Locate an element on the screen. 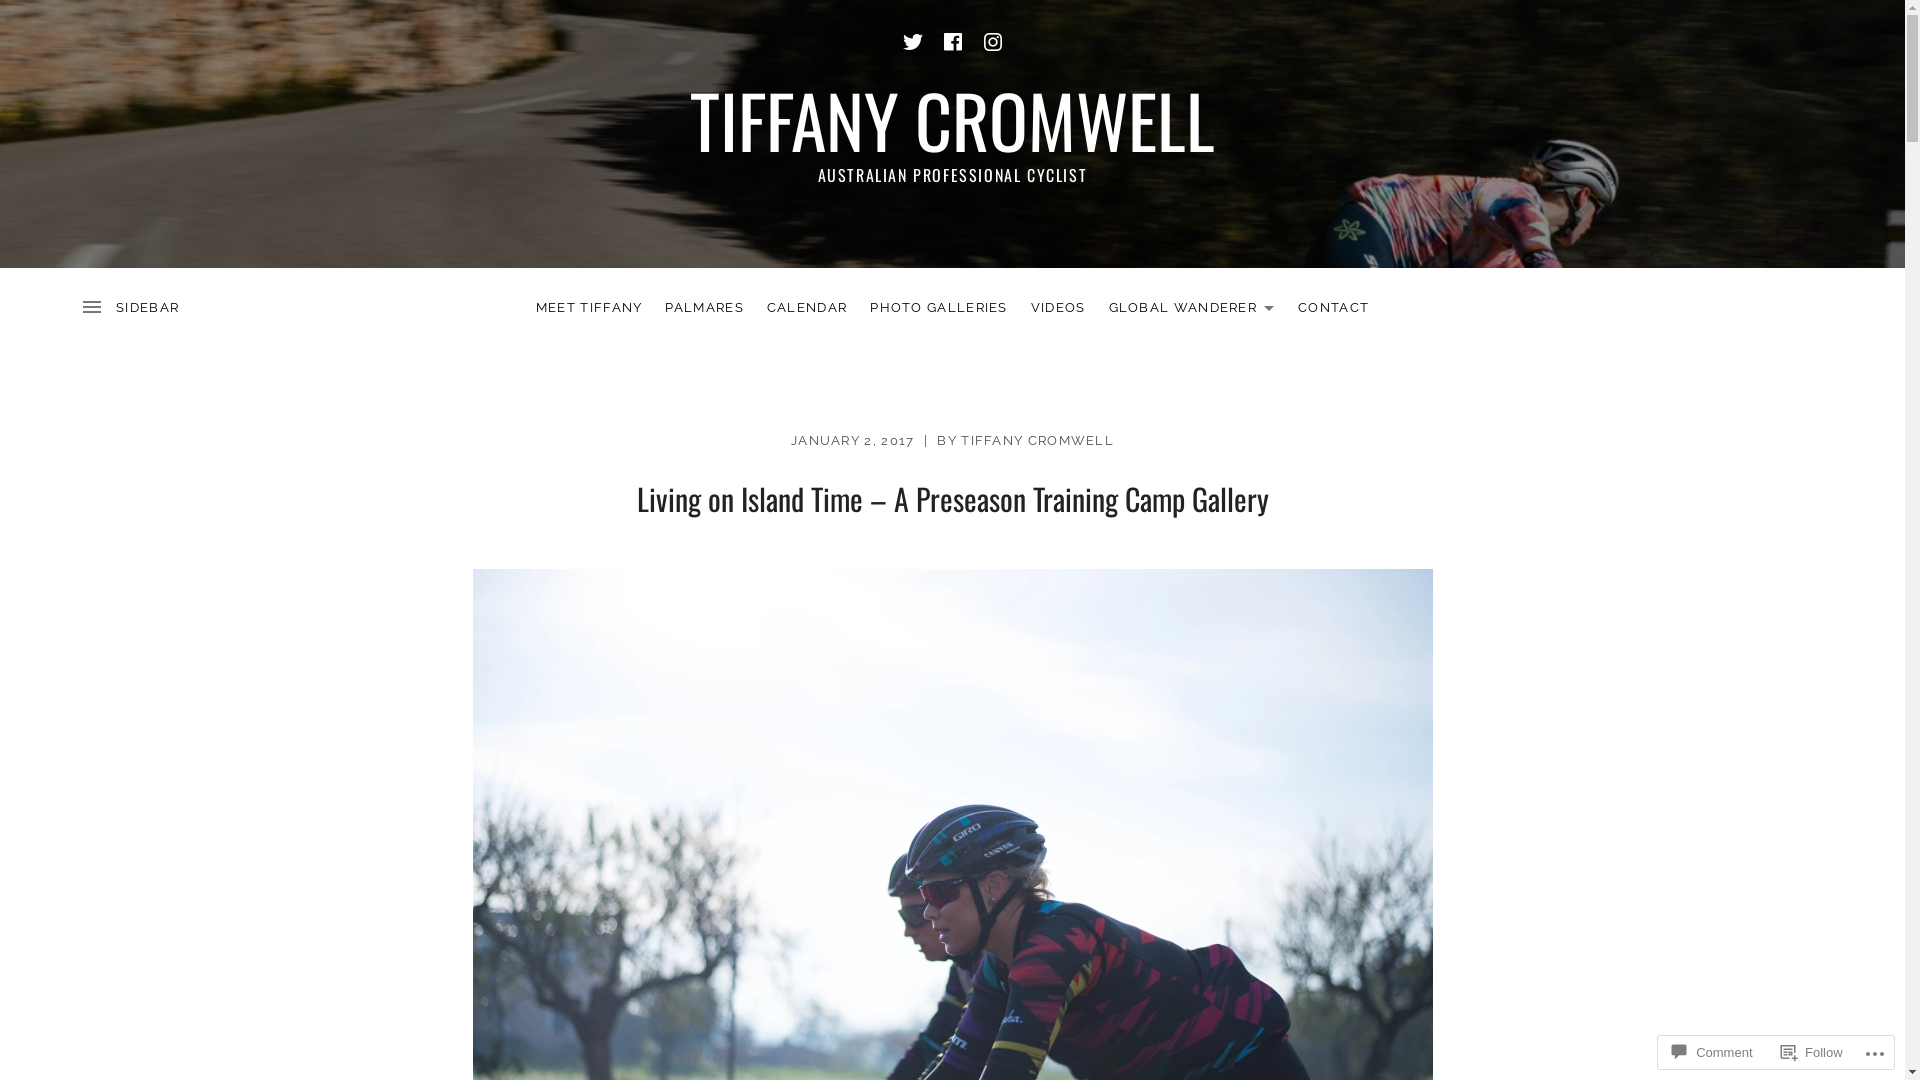 The height and width of the screenshot is (1080, 1920). 'MEET TIFFANY' is located at coordinates (588, 308).